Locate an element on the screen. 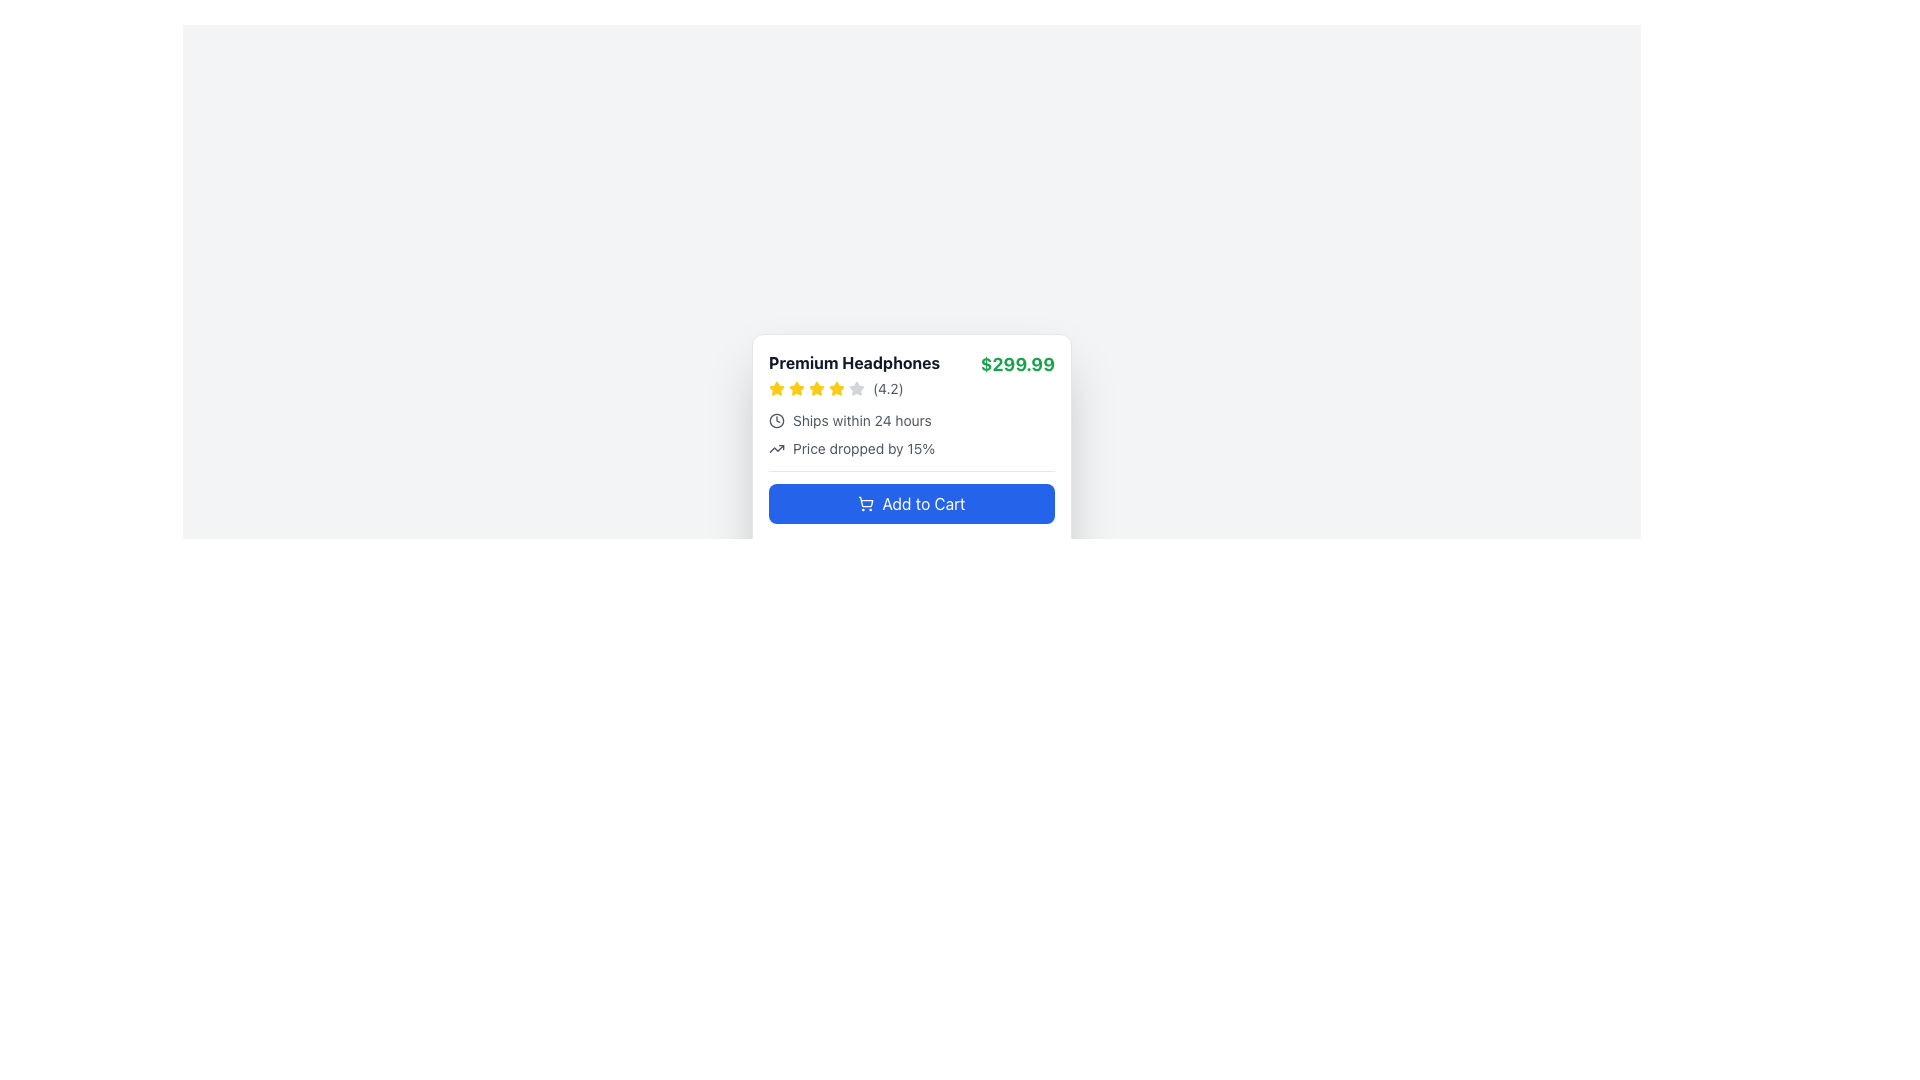 The height and width of the screenshot is (1080, 1920). the text element displaying '(4.2)' in the bottom-right corner of the star icons is located at coordinates (887, 389).